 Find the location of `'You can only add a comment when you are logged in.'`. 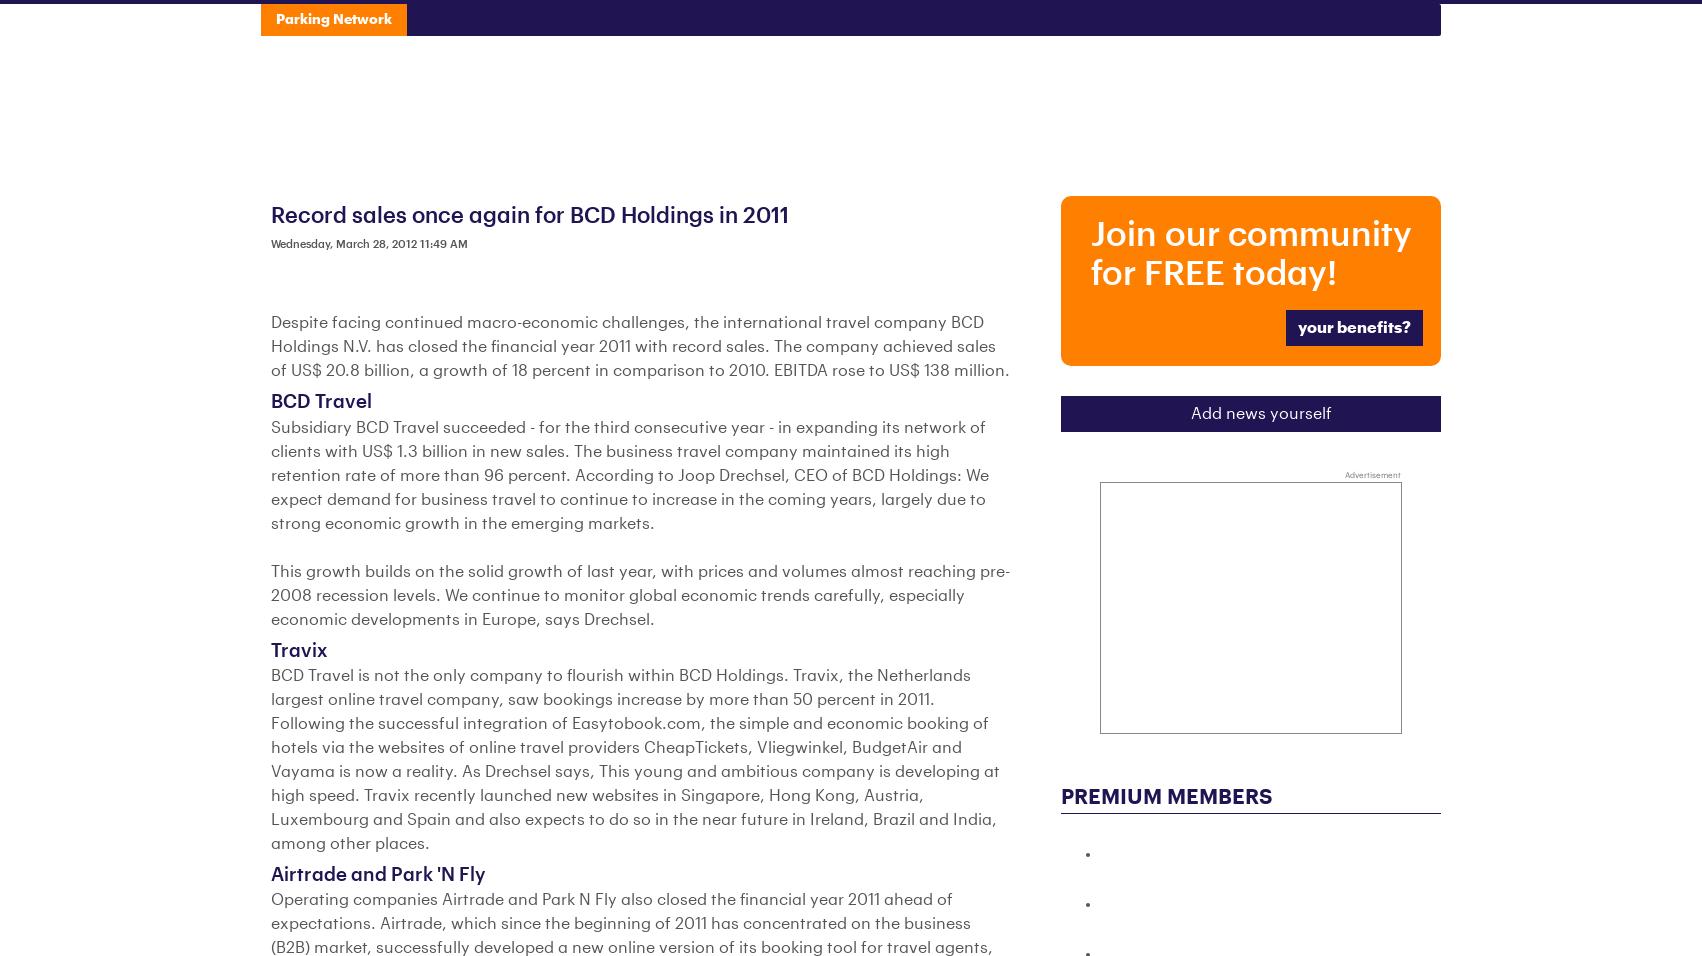

'You can only add a comment when you are logged in.' is located at coordinates (478, 20).